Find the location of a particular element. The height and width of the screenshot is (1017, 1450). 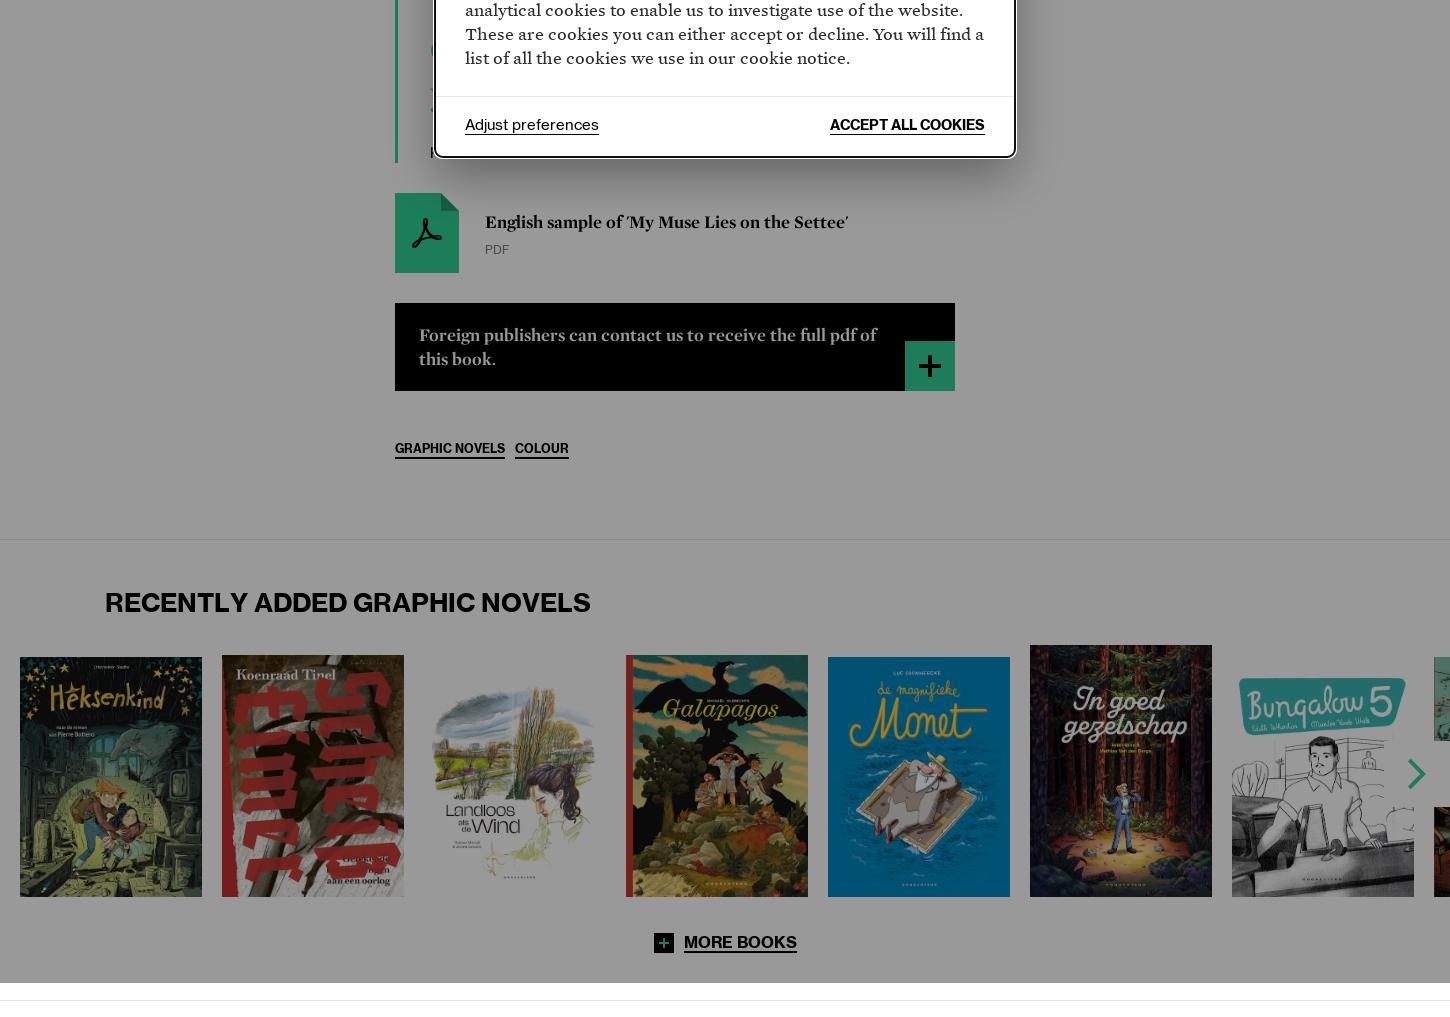

'Recently added Graphic Novels' is located at coordinates (348, 602).